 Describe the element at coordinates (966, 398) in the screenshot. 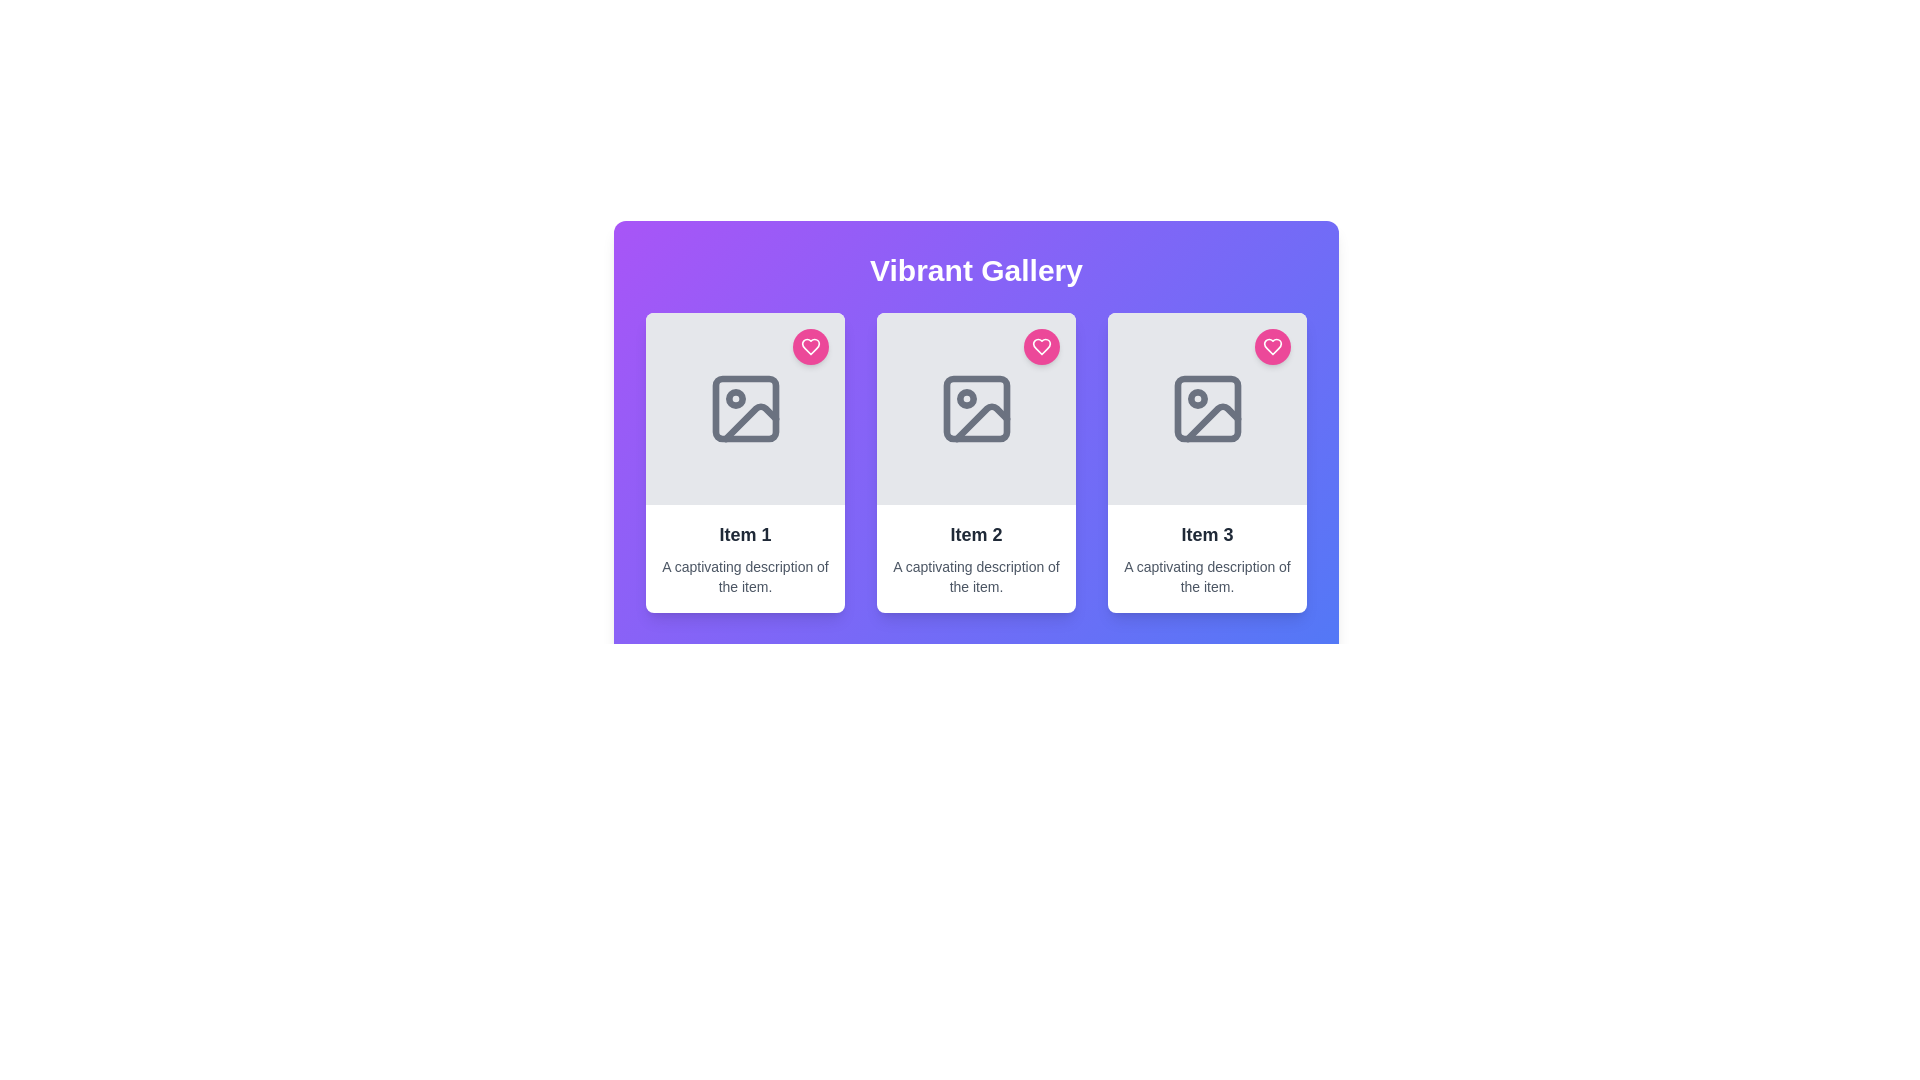

I see `the small circular dot located in the top-left section of the rectangular image outline within the second item card` at that location.